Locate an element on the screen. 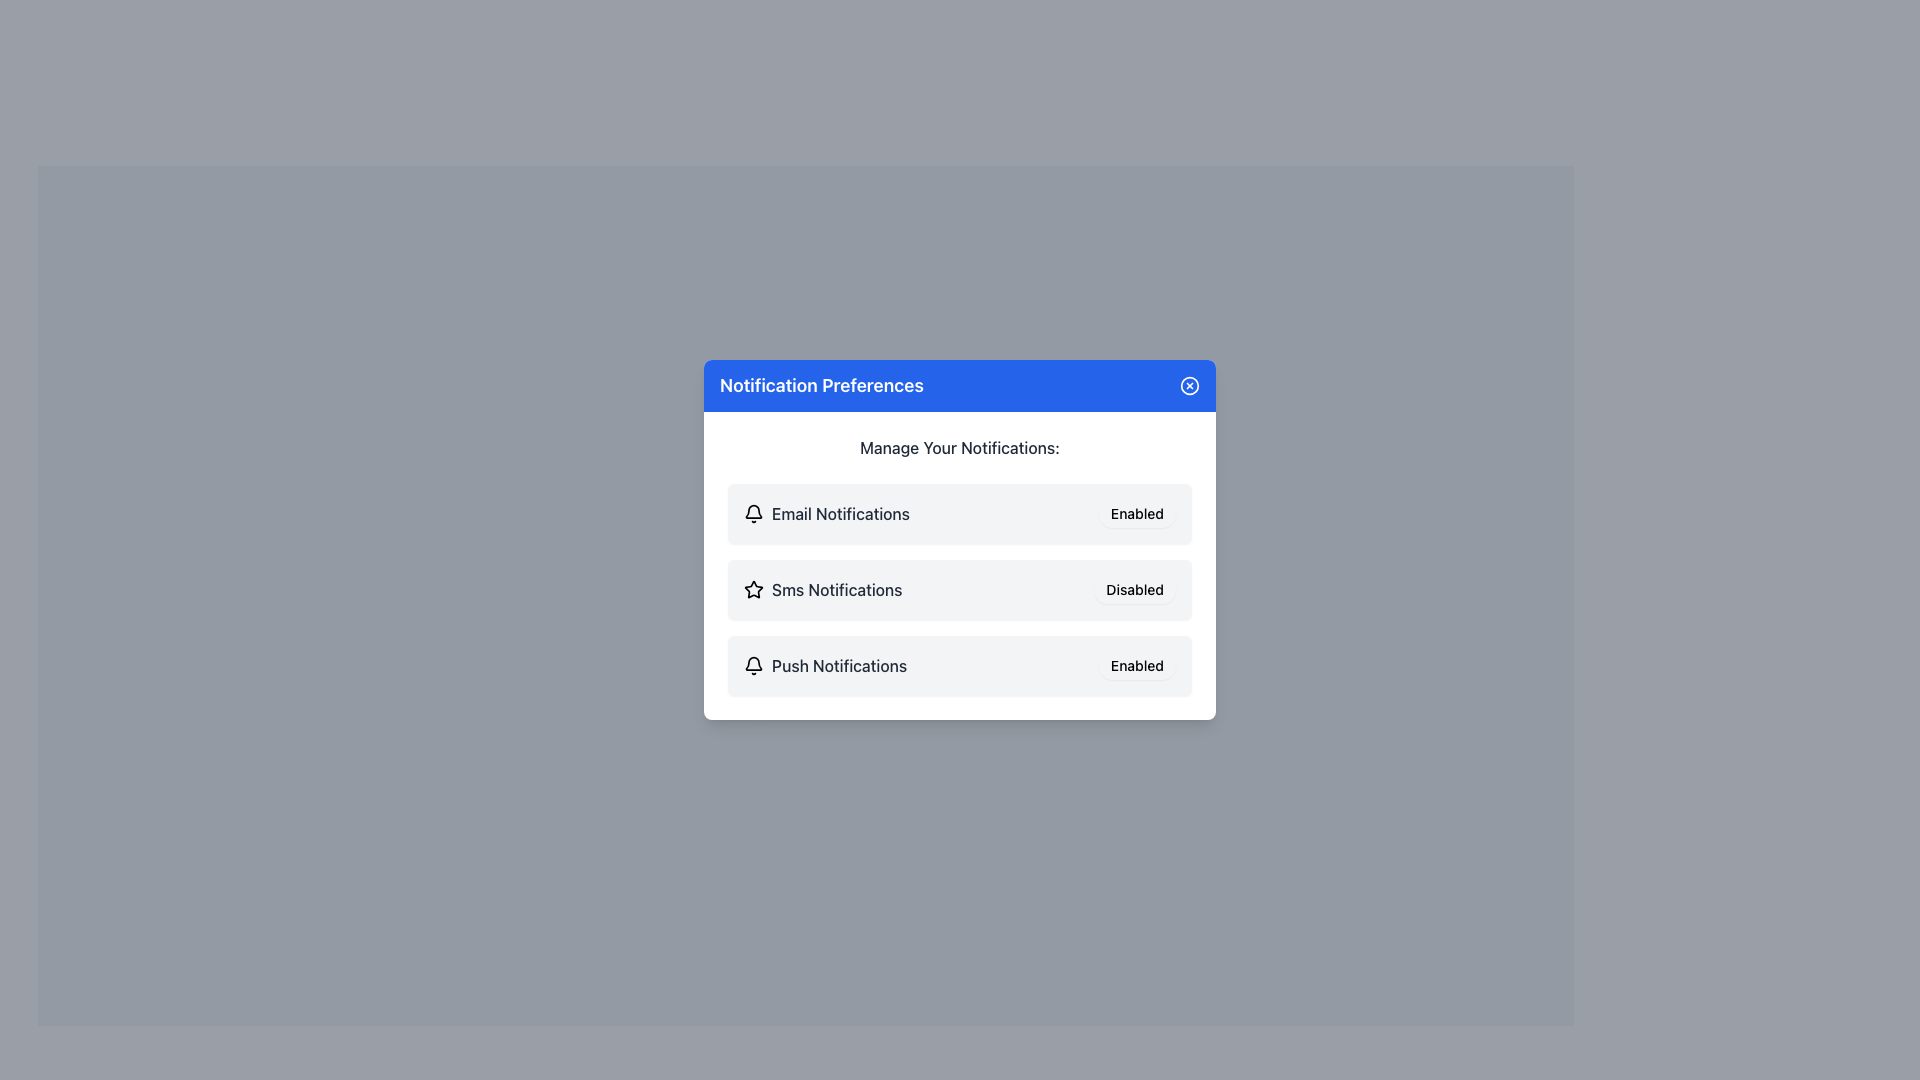  the bell icon representing notifications, which is part of the 'Notification Preferences' section, located to the left of the 'Push Notifications' toggle is located at coordinates (752, 666).